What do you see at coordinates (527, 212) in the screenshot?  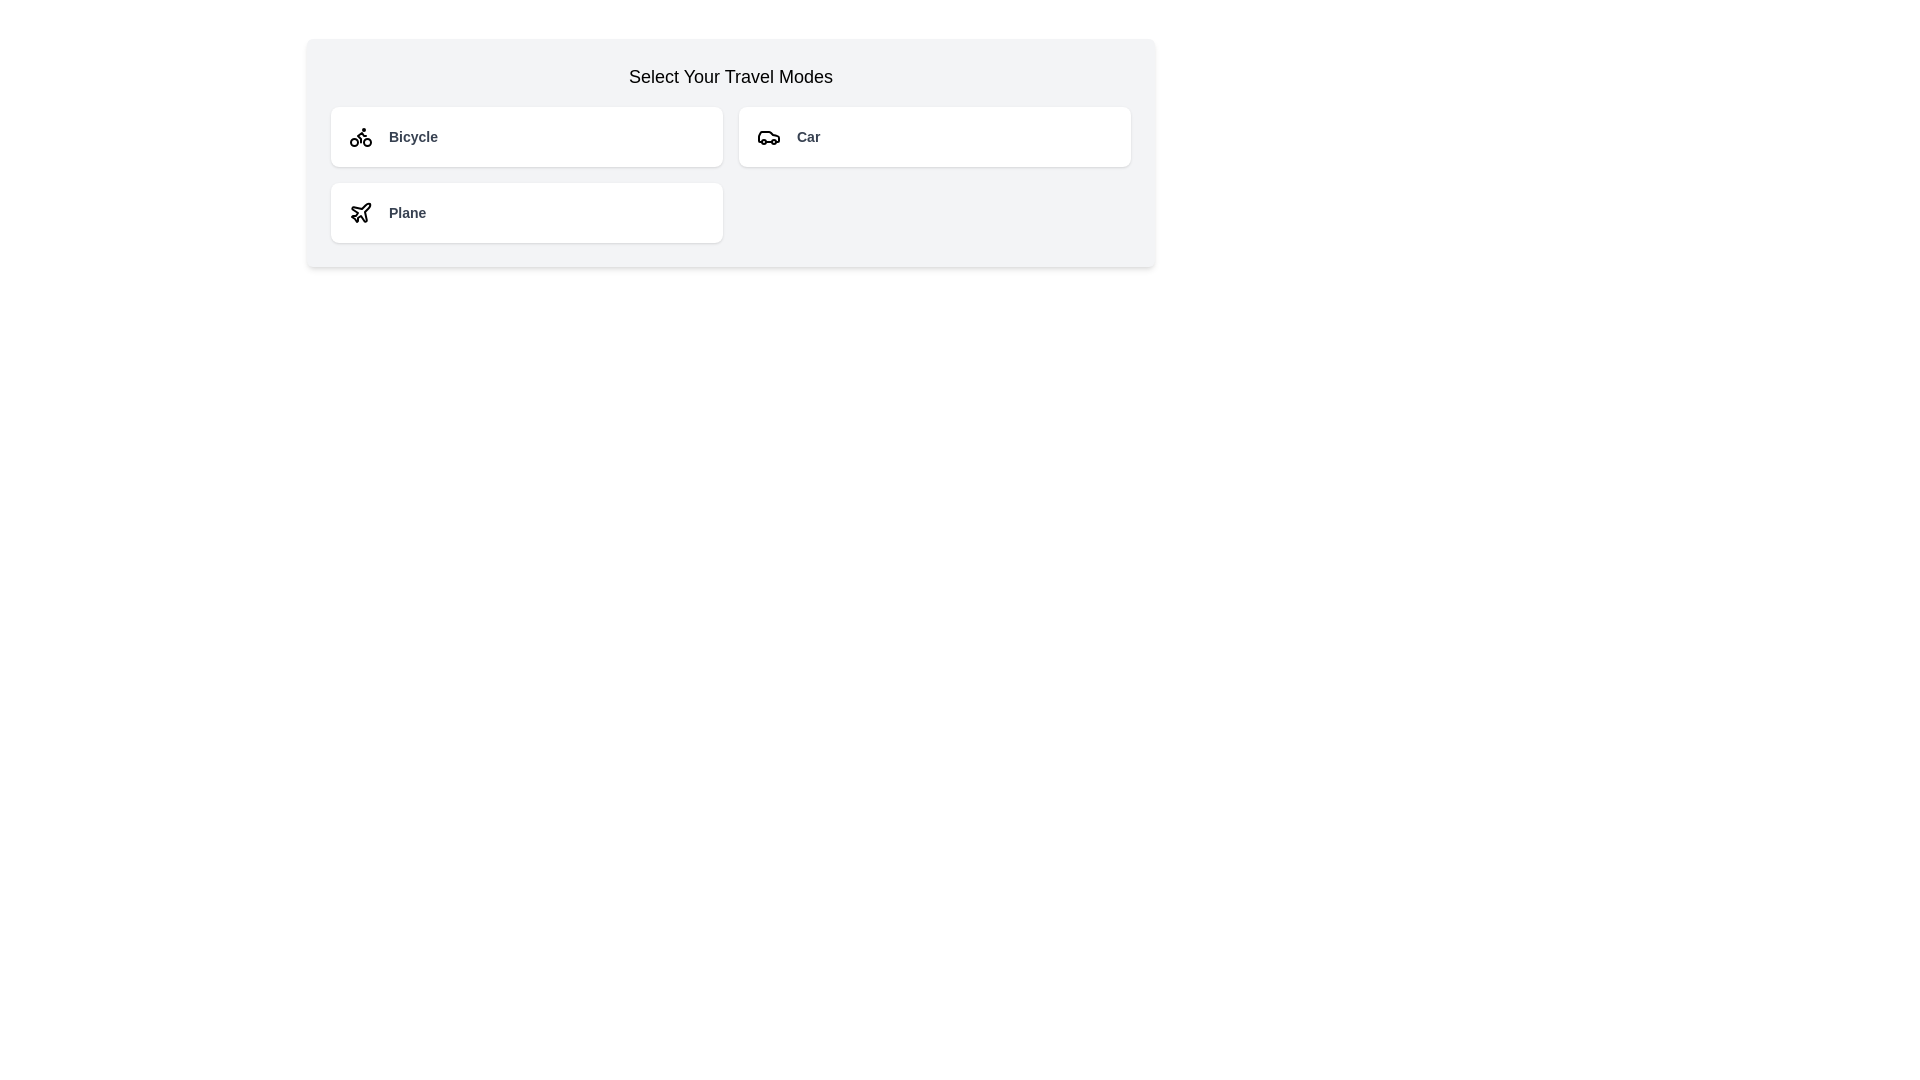 I see `the 'Plane' clickable card located in the lower-left area of the grid layout` at bounding box center [527, 212].